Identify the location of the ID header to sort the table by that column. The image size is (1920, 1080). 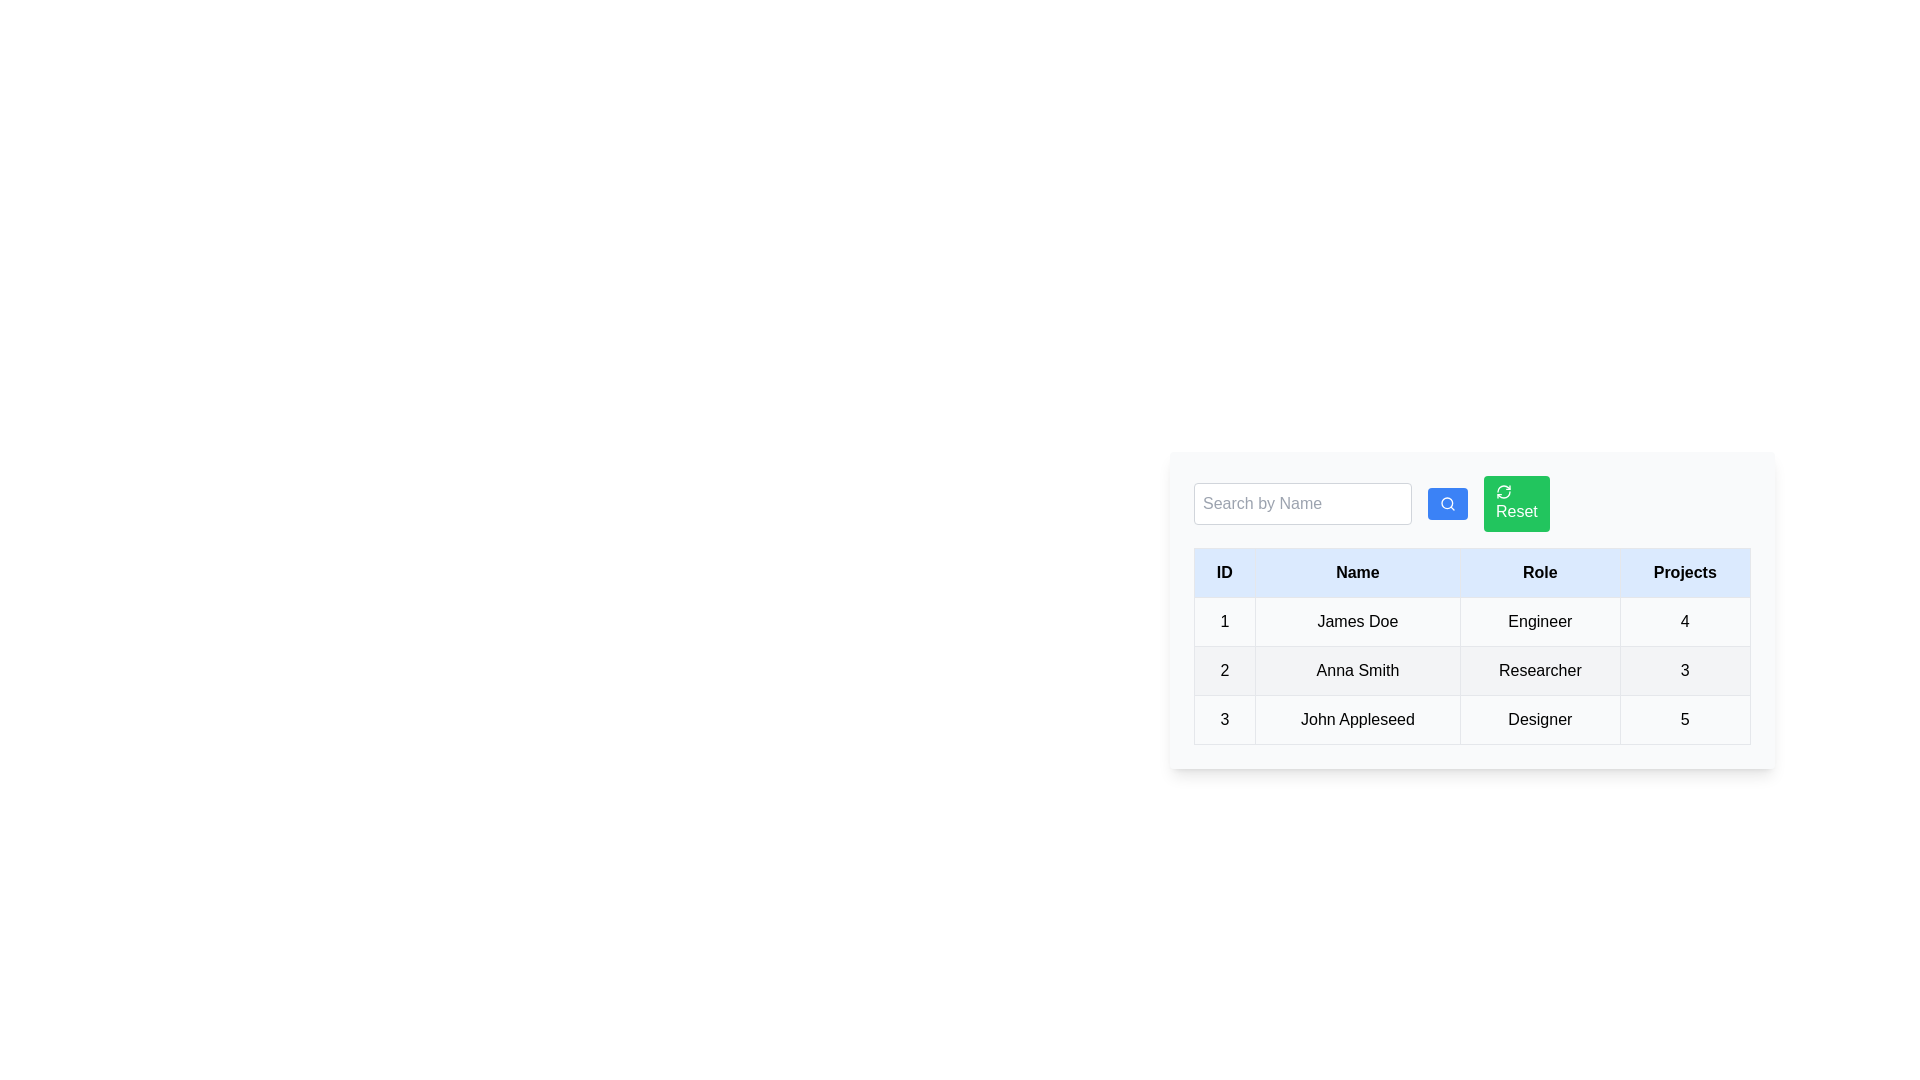
(1223, 573).